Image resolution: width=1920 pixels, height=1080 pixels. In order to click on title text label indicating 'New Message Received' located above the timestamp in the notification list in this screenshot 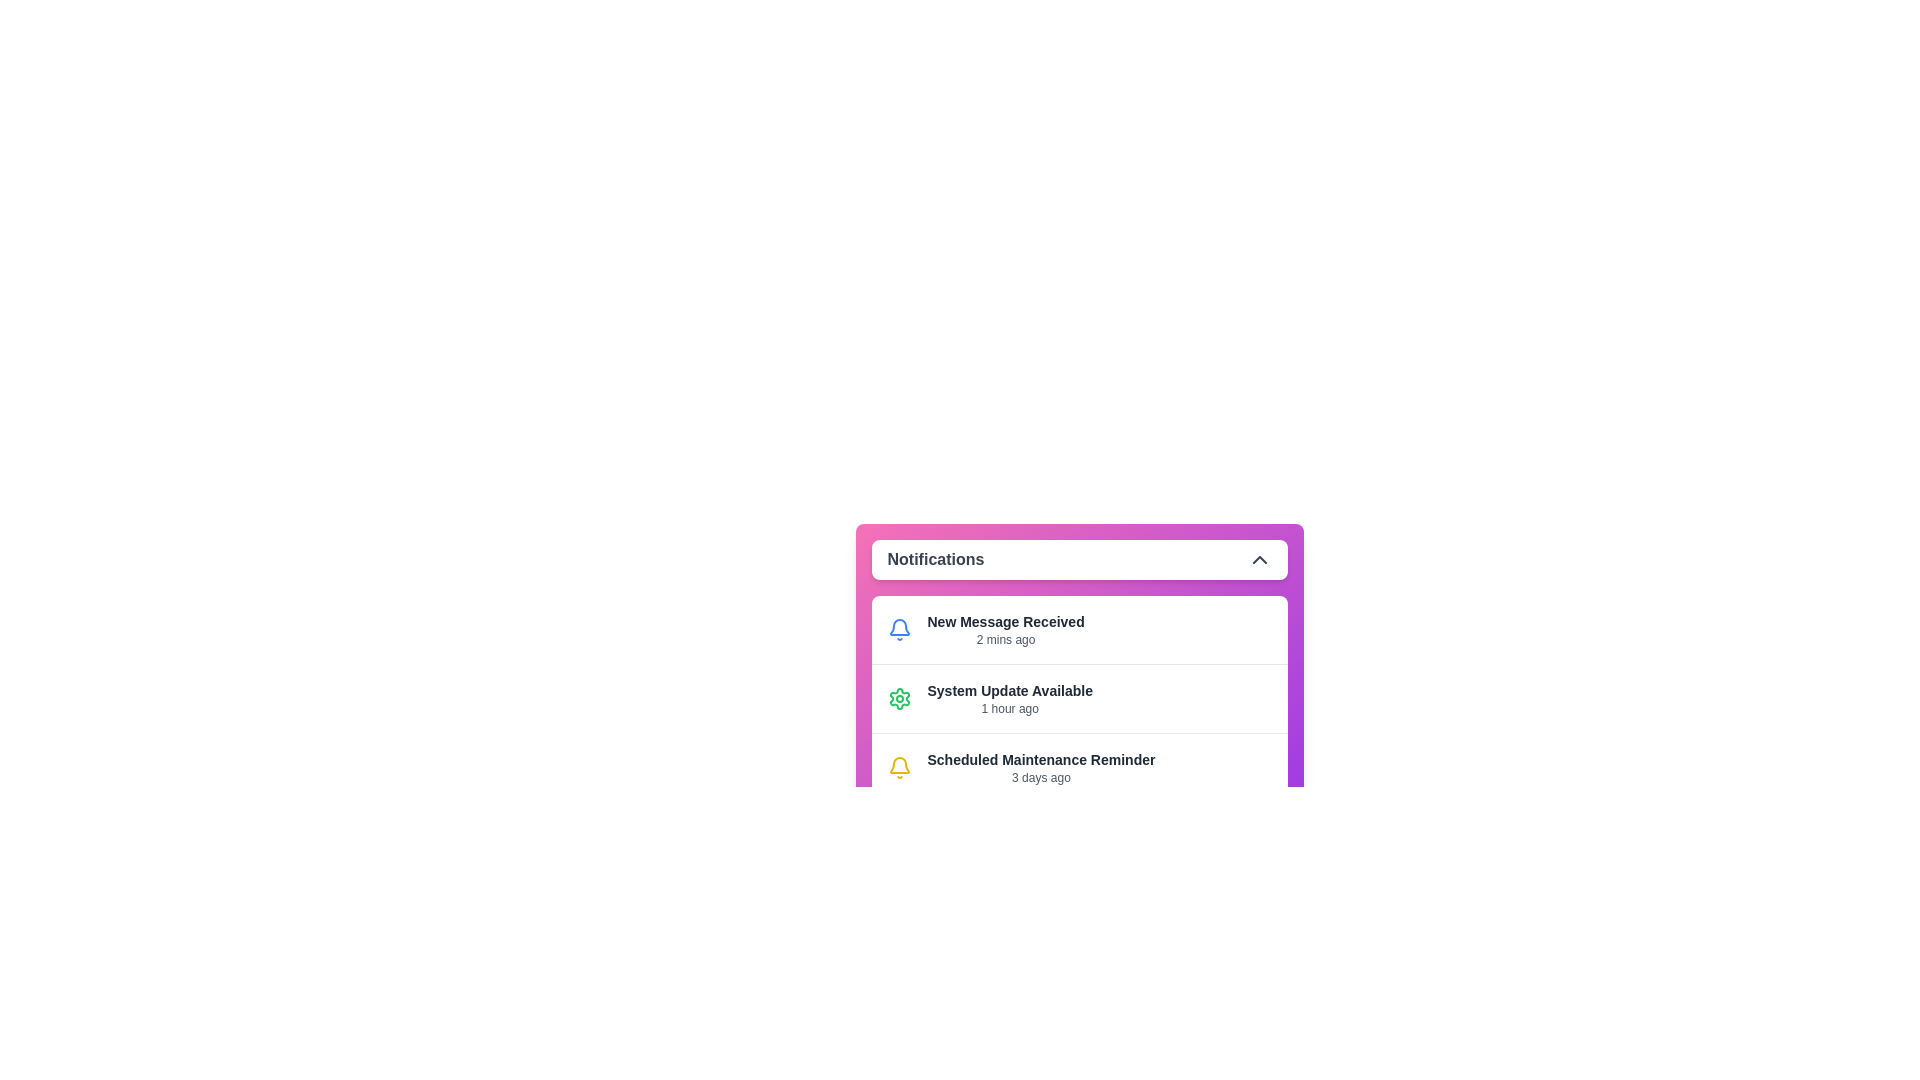, I will do `click(1006, 620)`.